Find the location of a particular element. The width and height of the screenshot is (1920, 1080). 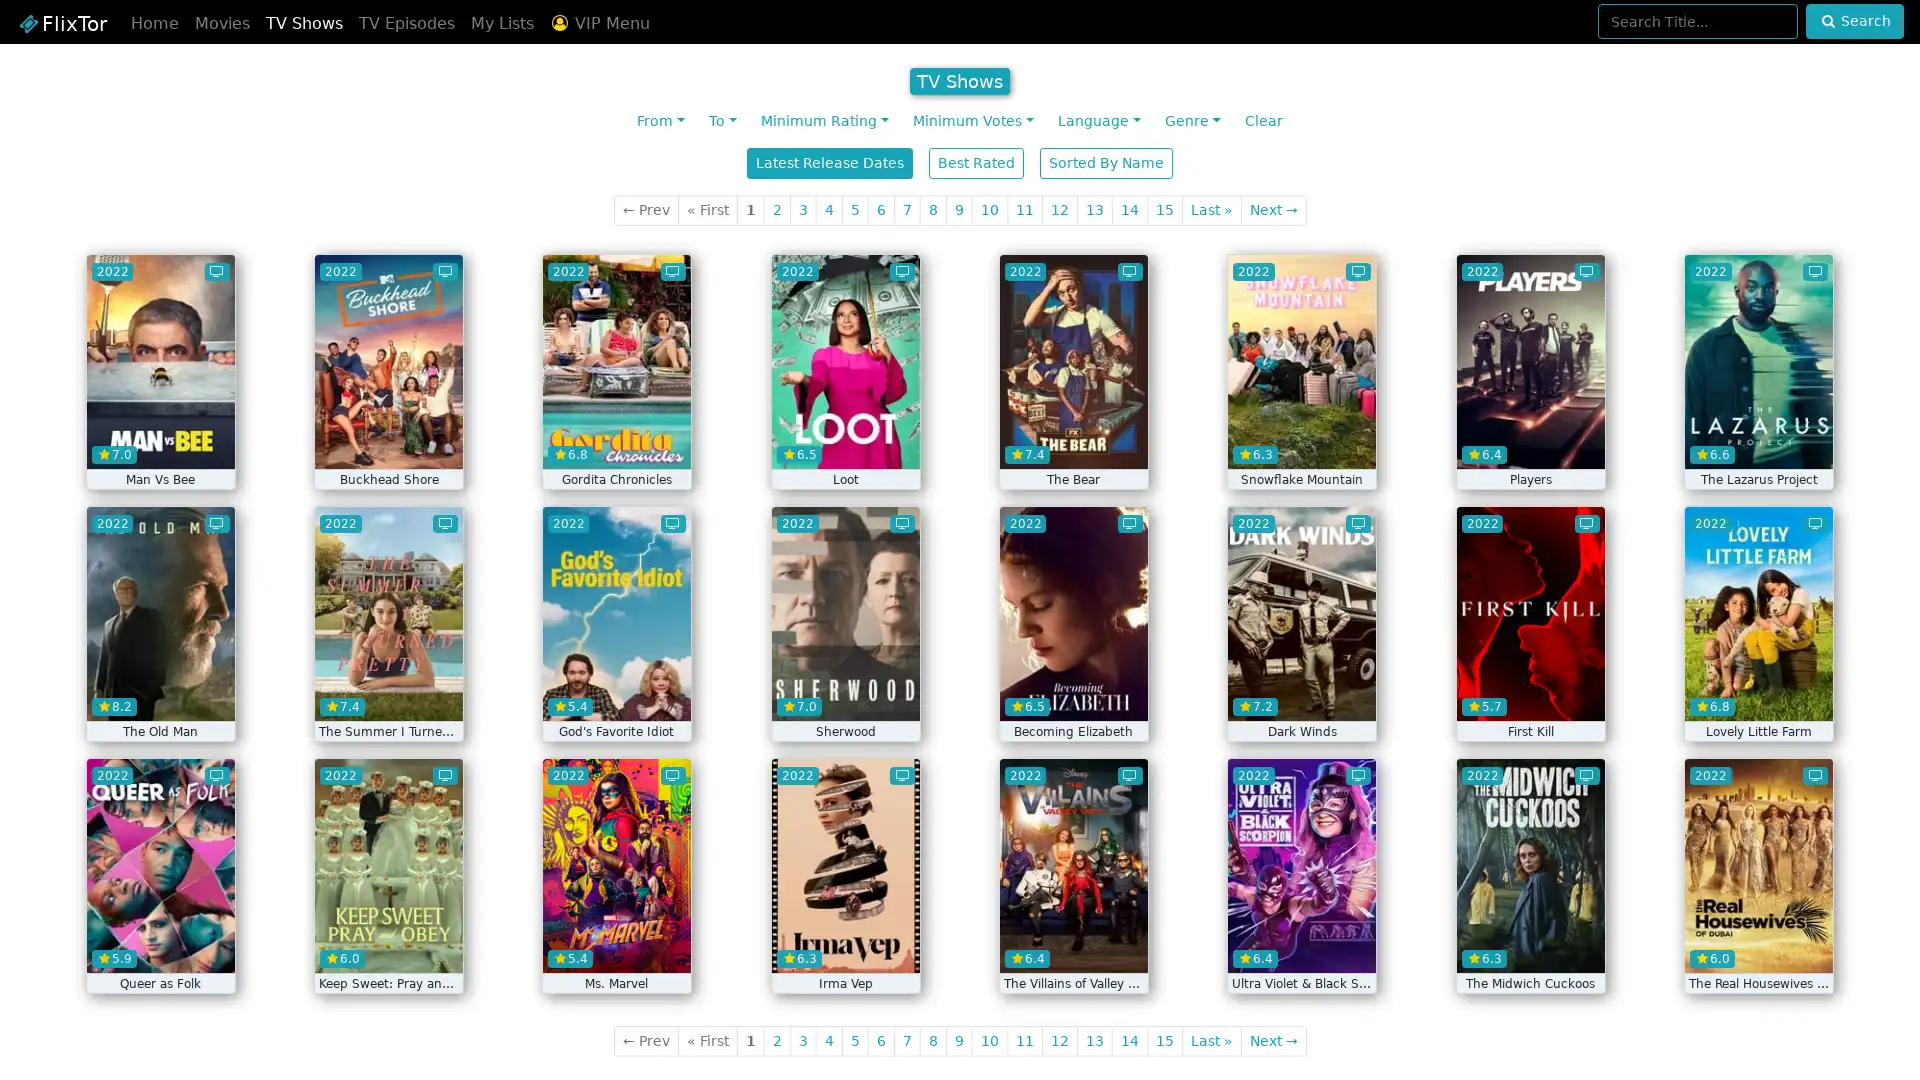

Watch Now is located at coordinates (1529, 438).